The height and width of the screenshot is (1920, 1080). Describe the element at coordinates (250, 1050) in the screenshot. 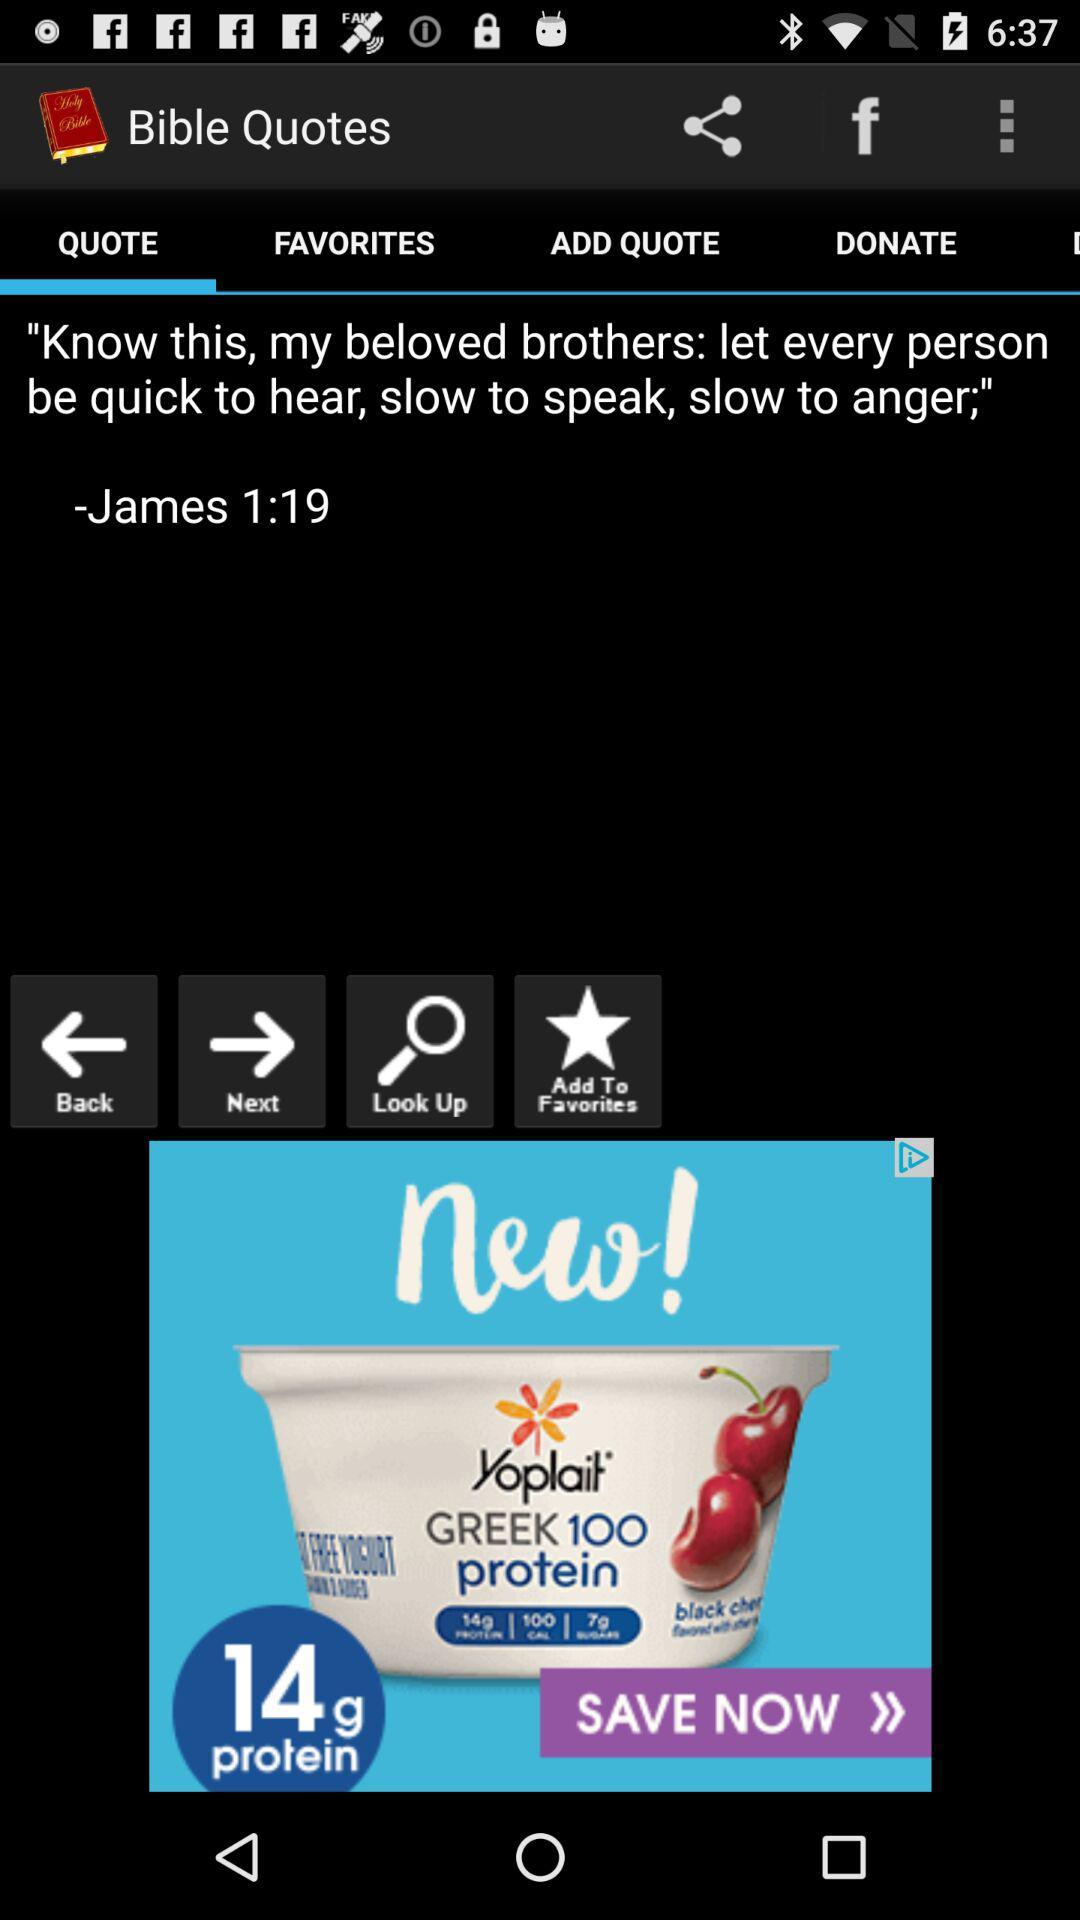

I see `next quote` at that location.